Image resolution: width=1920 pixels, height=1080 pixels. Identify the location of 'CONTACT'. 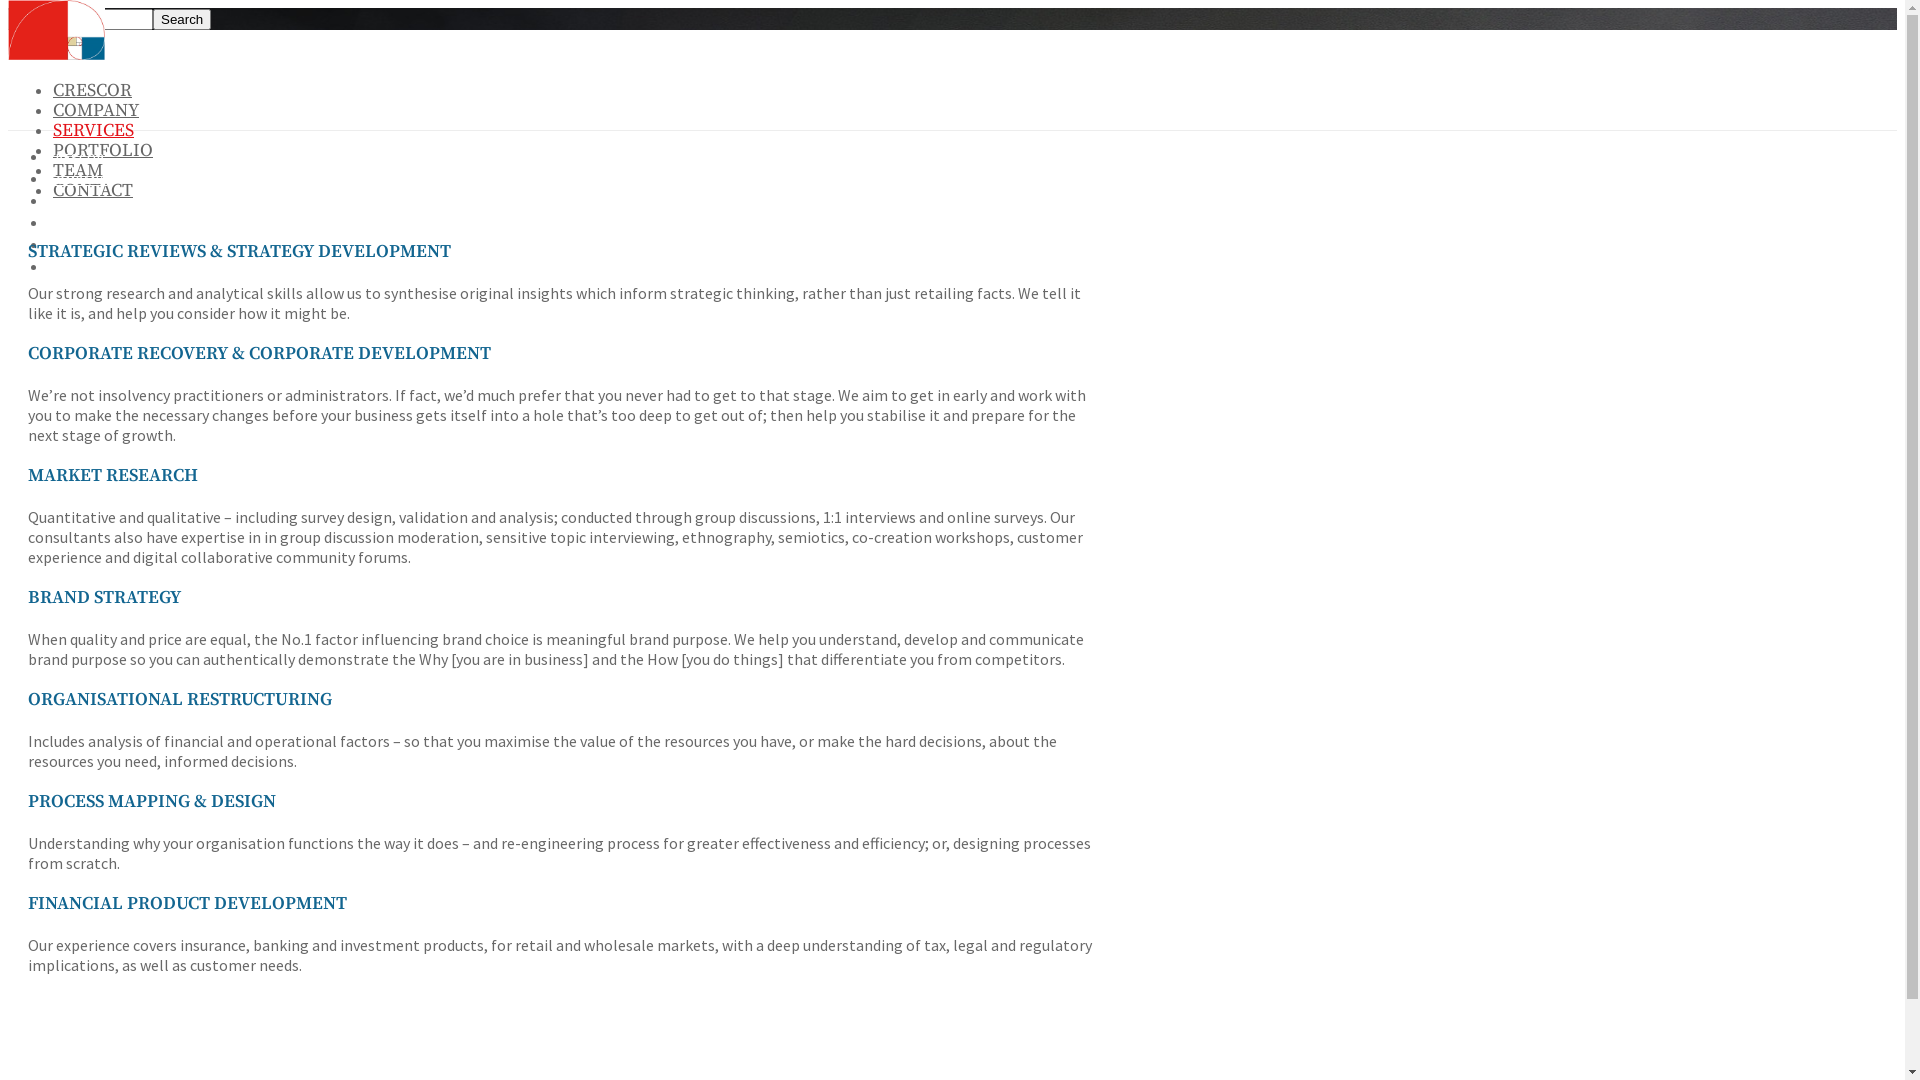
(78, 266).